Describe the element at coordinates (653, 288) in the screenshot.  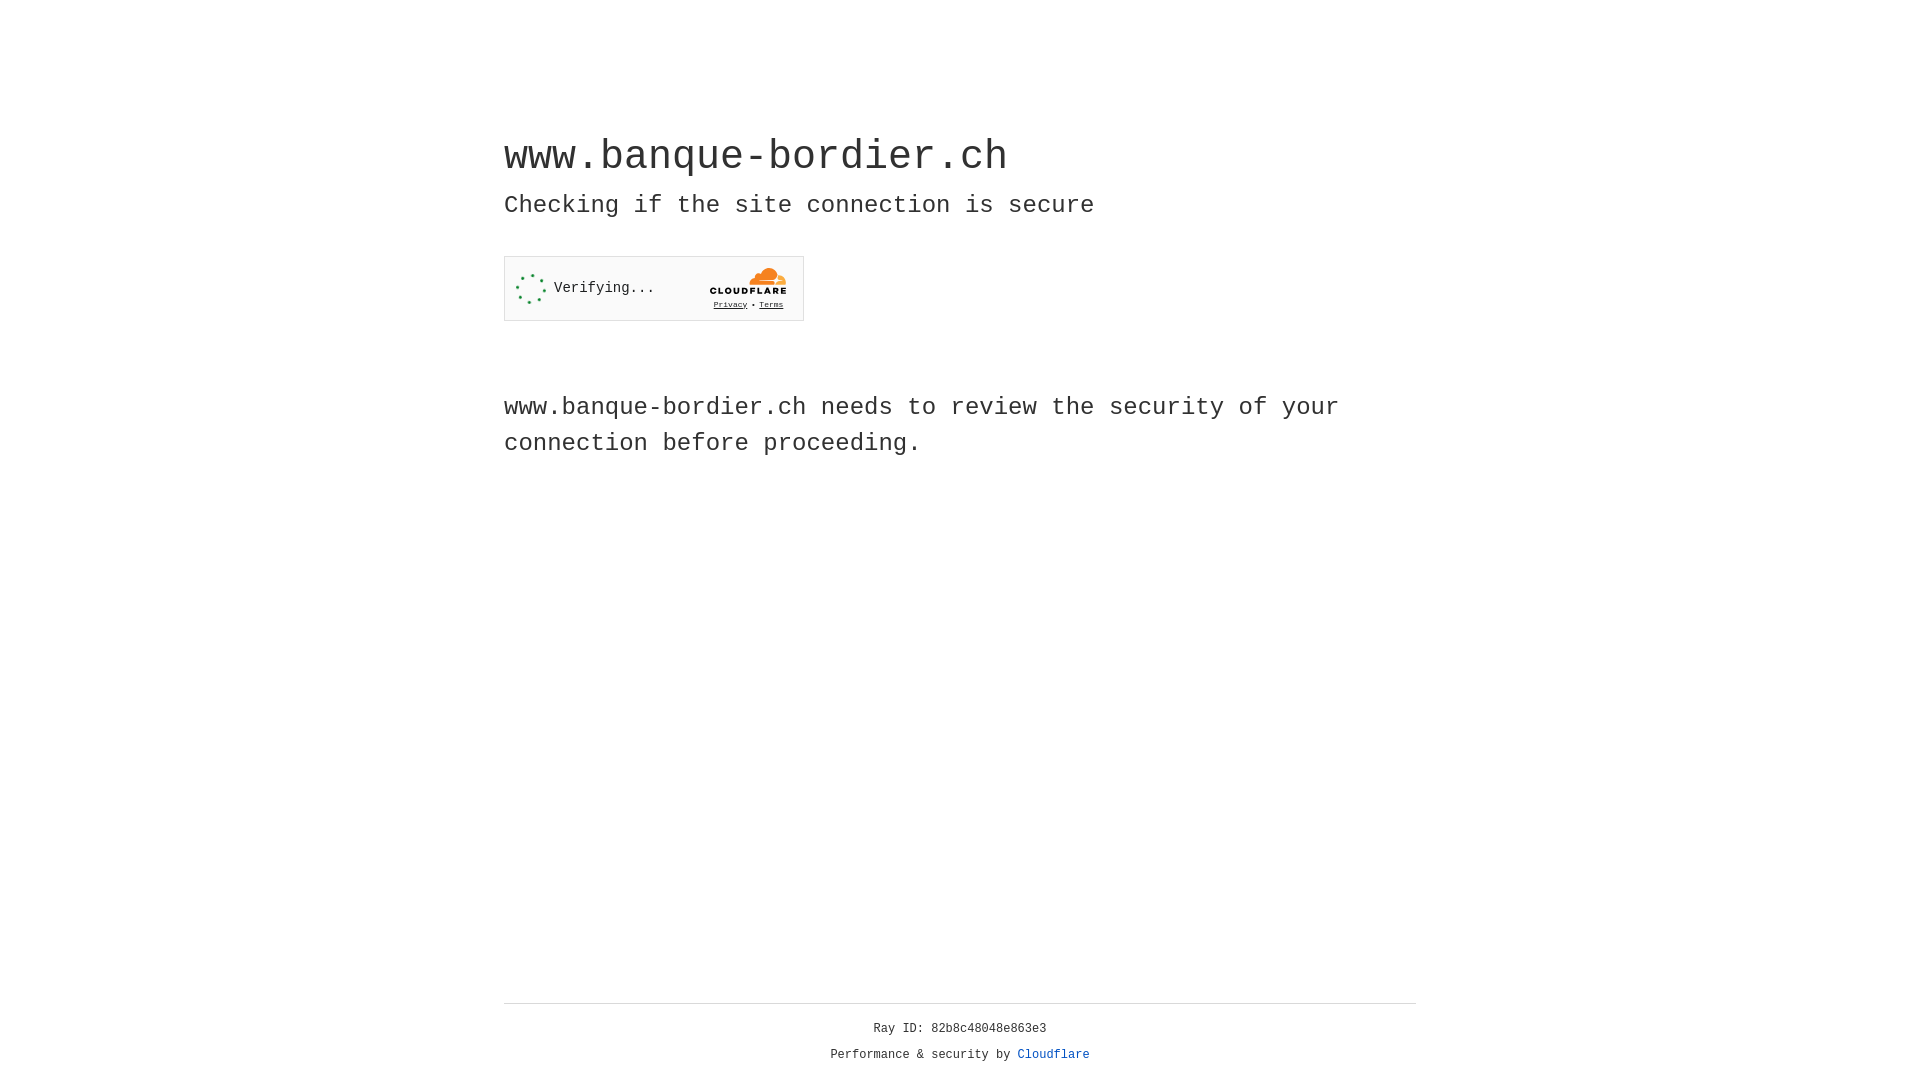
I see `'Widget containing a Cloudflare security challenge'` at that location.